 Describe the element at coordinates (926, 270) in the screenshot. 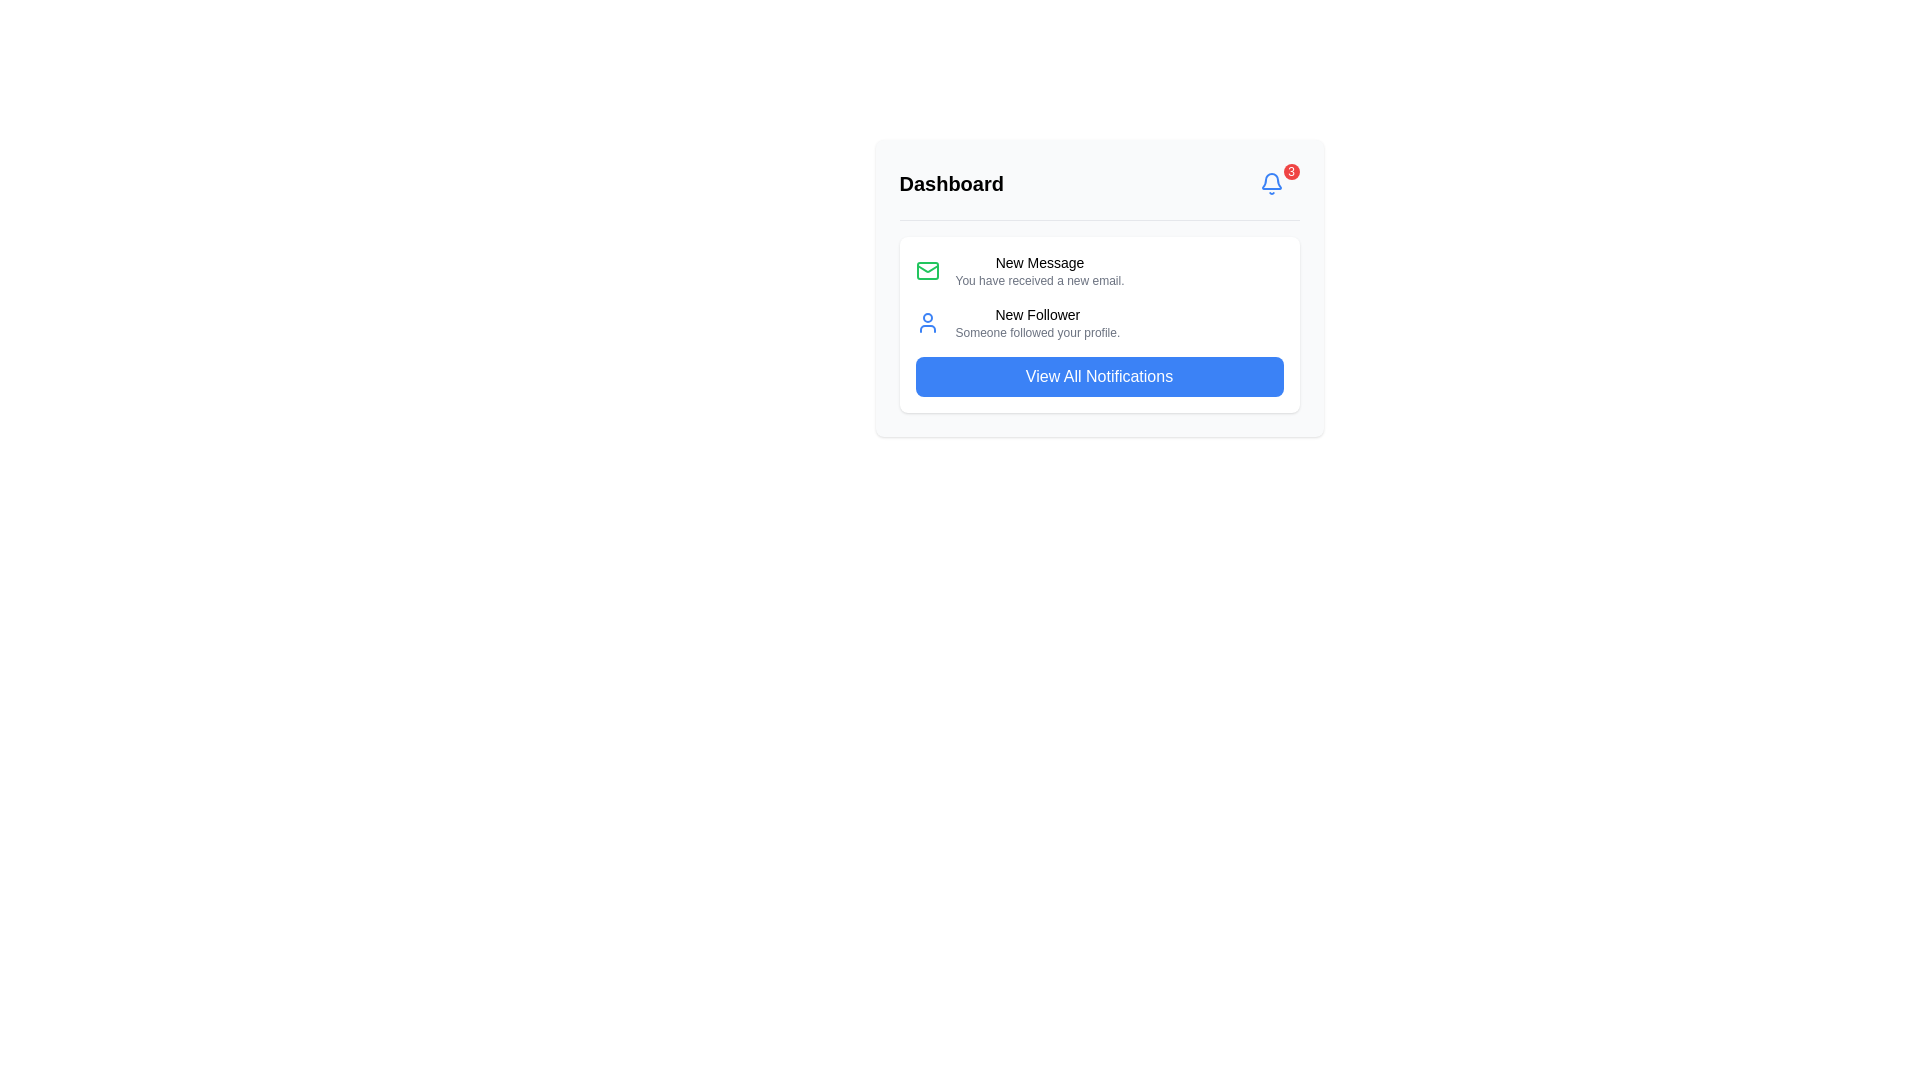

I see `the rectangular envelope icon with a green outline that represents a mail symbol, located in the notification section associated with the 'New Message' notification` at that location.